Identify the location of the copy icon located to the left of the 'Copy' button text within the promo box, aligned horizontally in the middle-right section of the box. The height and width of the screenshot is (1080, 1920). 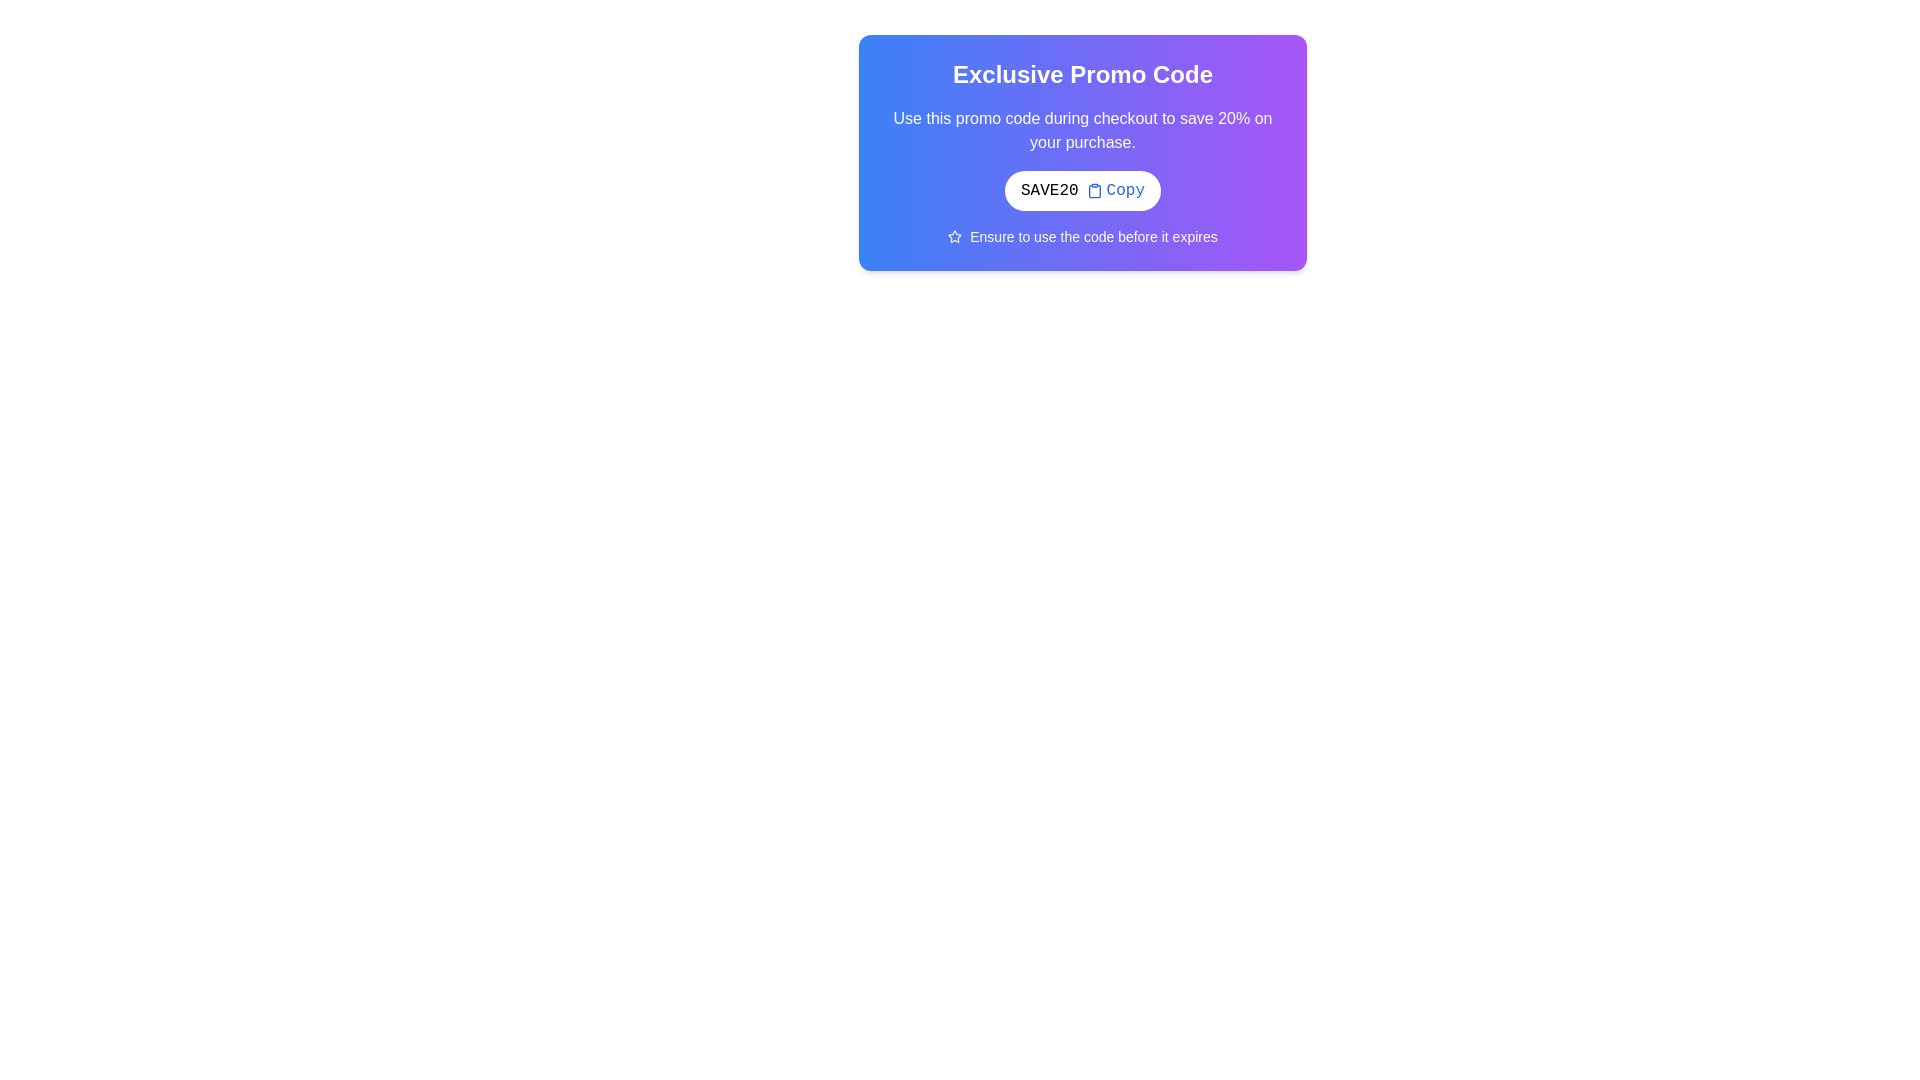
(1093, 191).